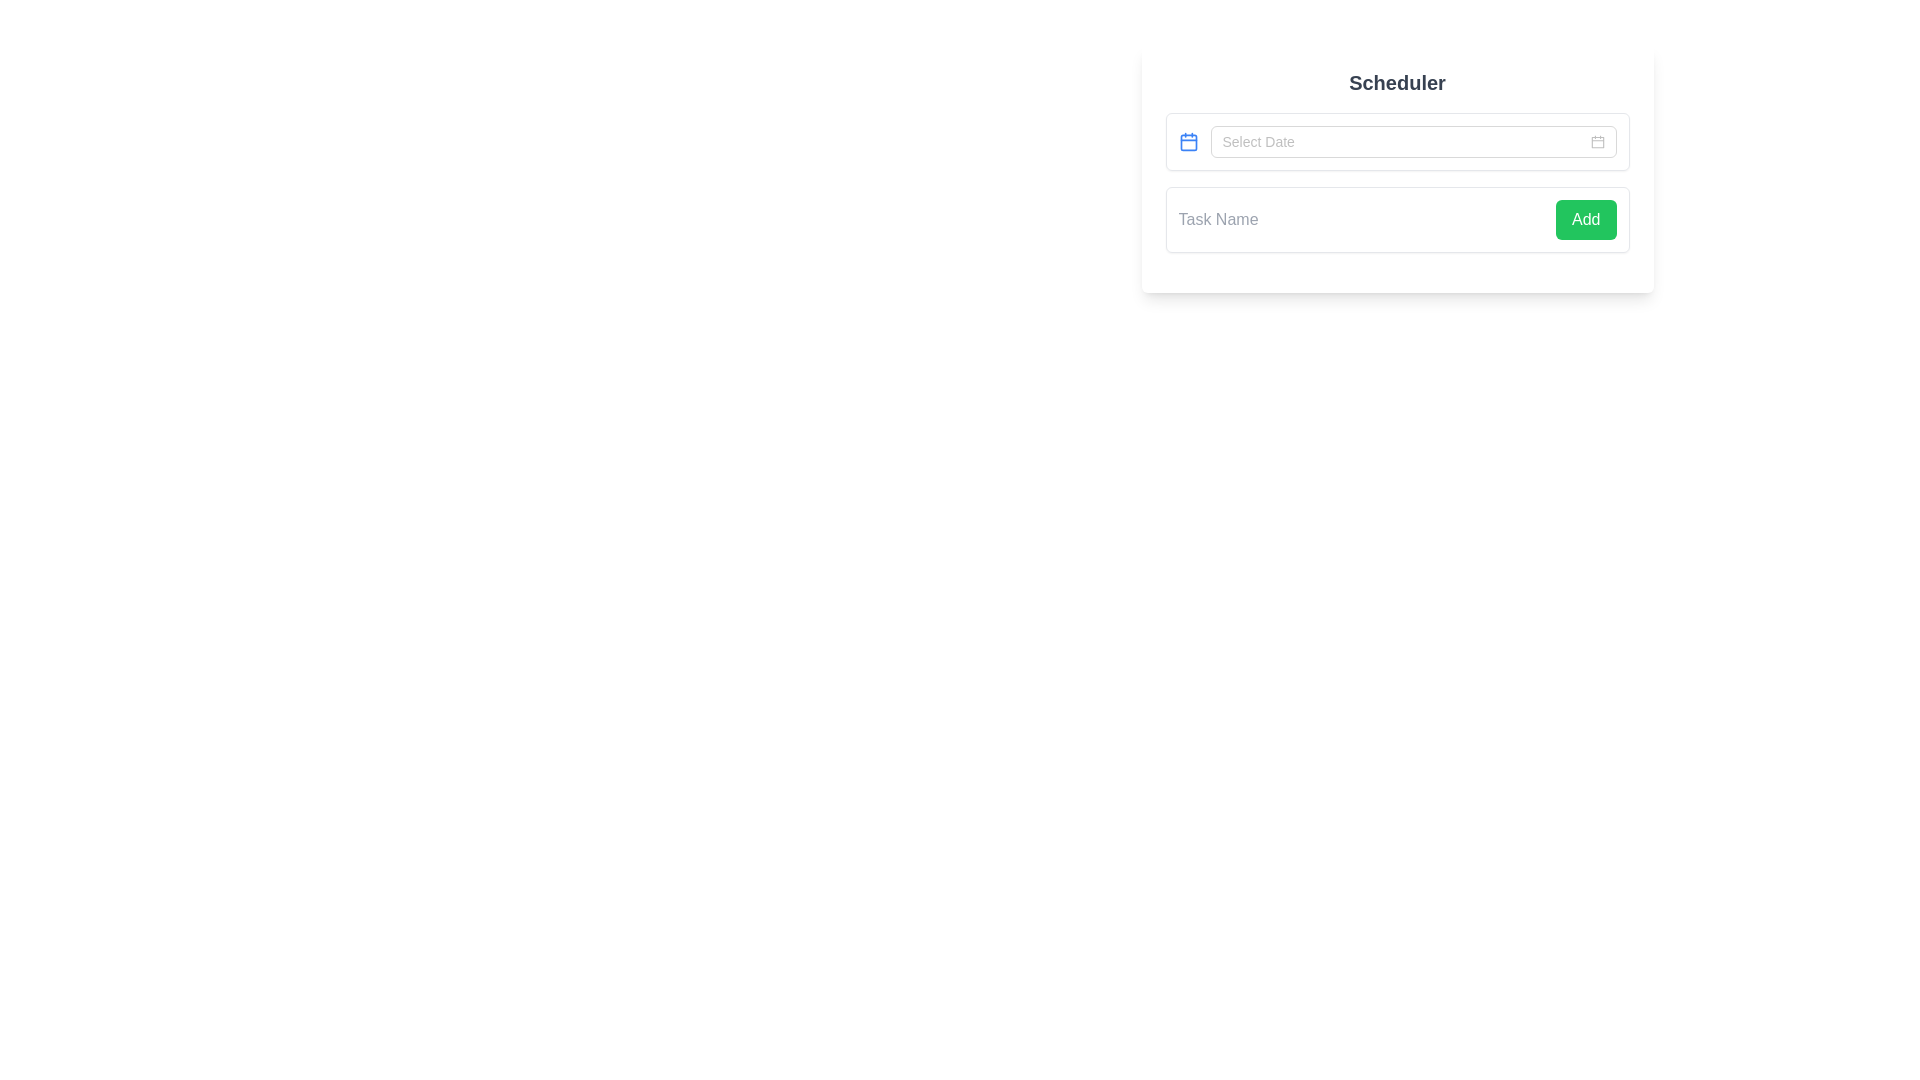 The width and height of the screenshot is (1920, 1080). I want to click on the input field of the date picker UI component located directly beneath the 'Scheduler' header for keyboard navigation, so click(1396, 141).